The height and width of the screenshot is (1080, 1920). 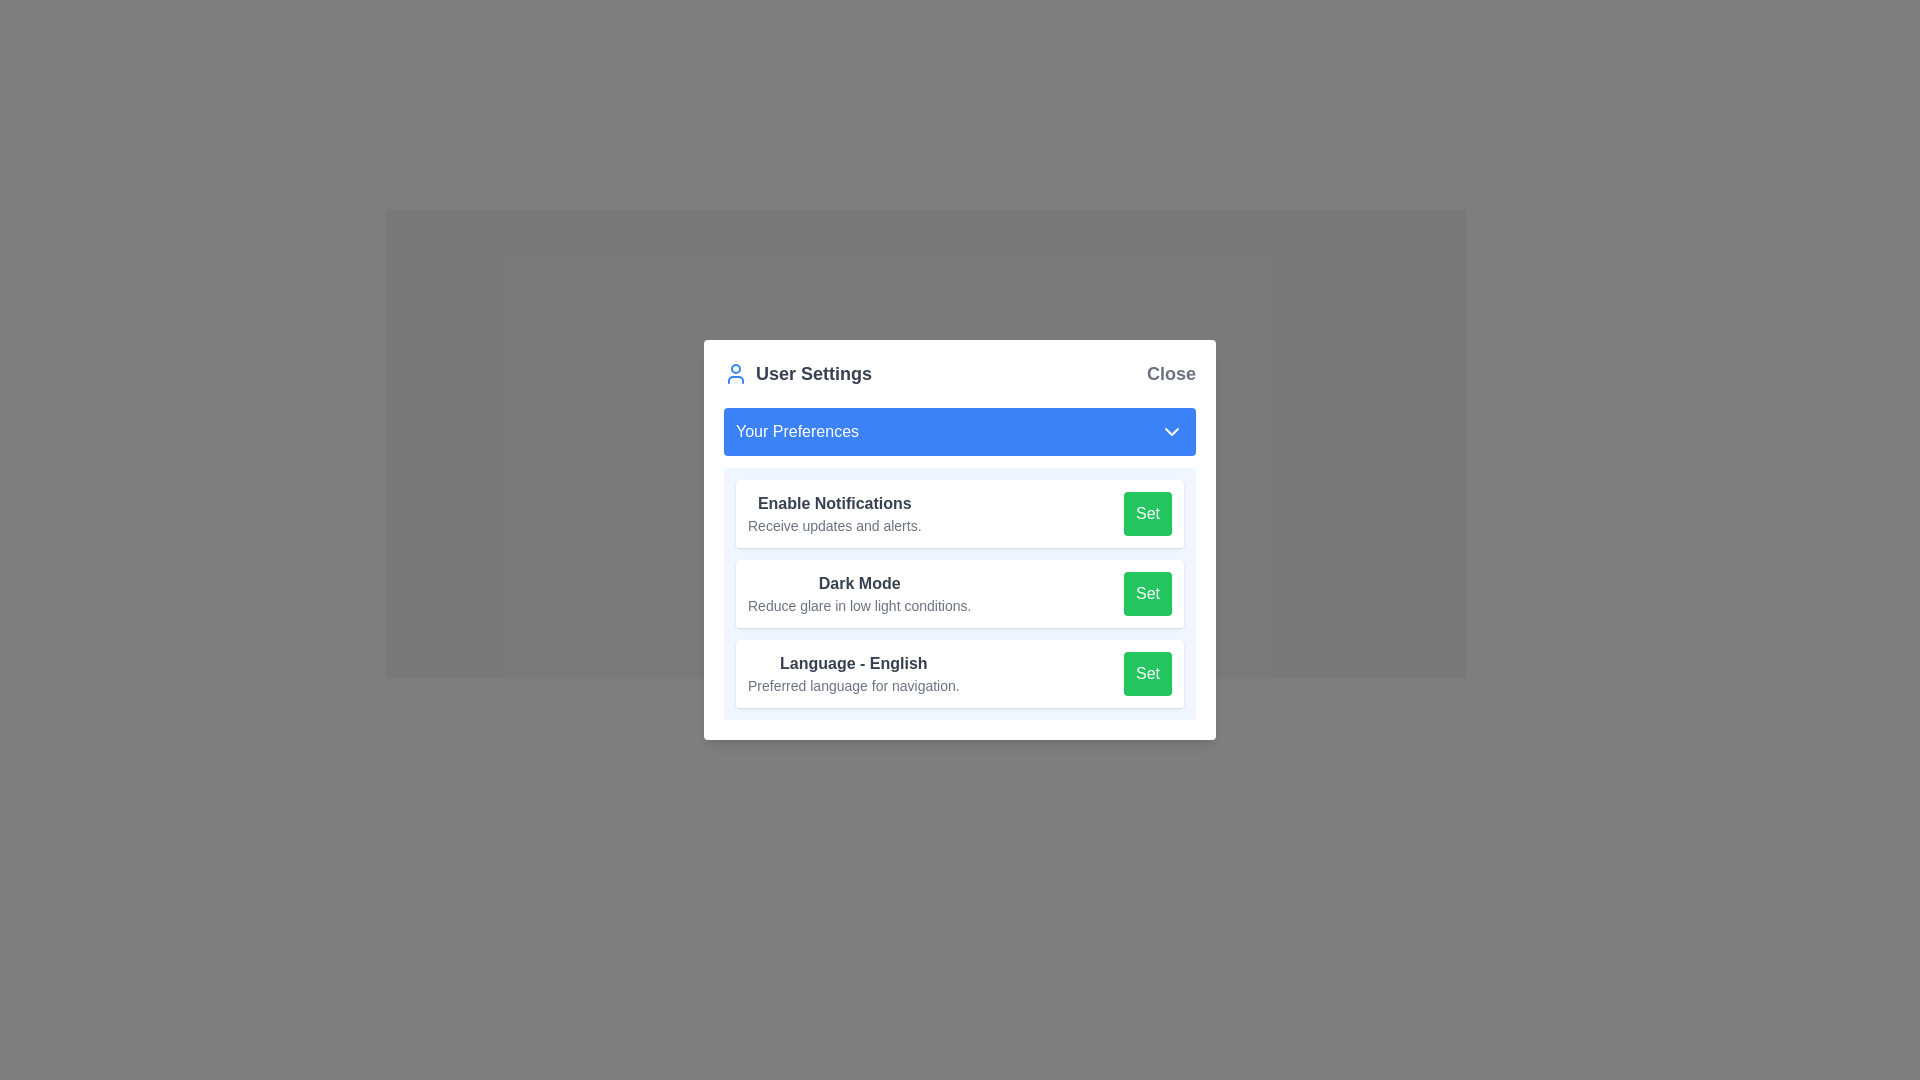 What do you see at coordinates (853, 685) in the screenshot?
I see `text label displaying 'Preferred language for navigation.' located below the 'Language - English' label in the settings panel` at bounding box center [853, 685].